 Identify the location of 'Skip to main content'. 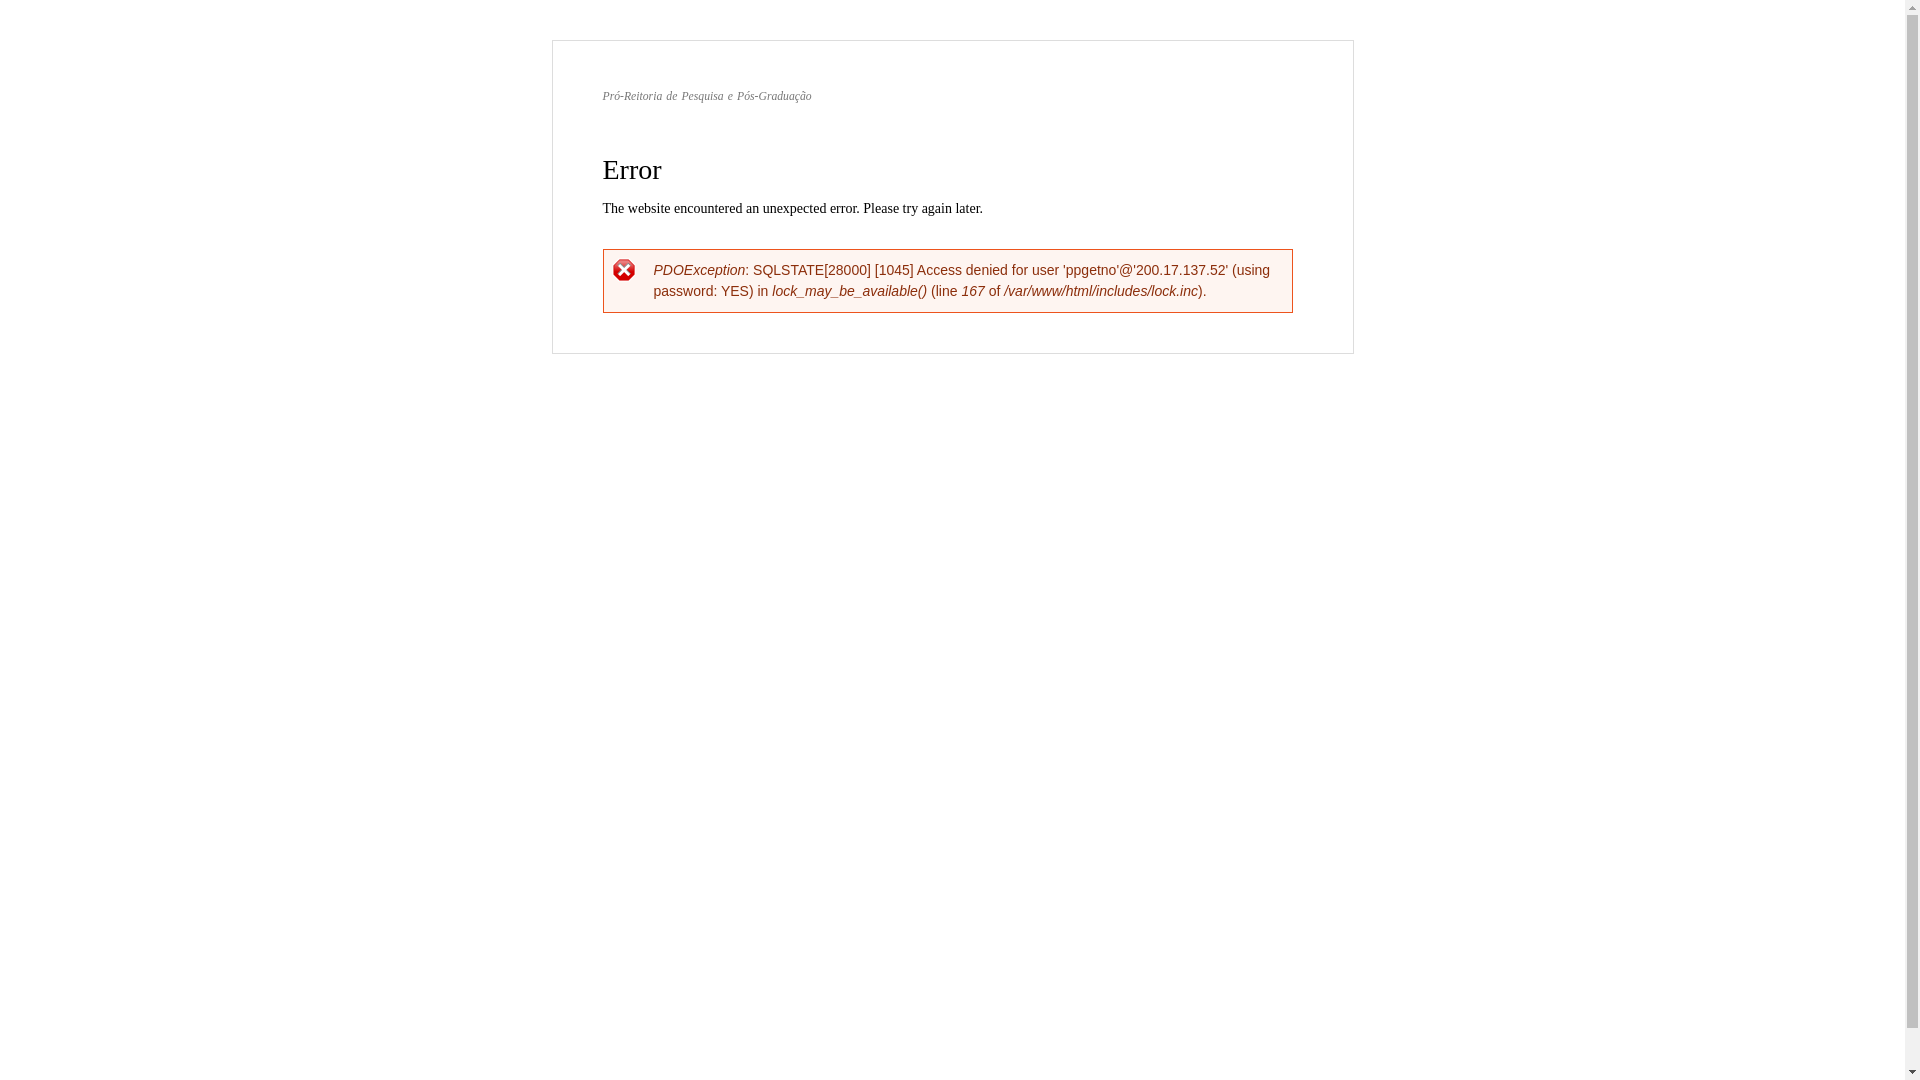
(909, 42).